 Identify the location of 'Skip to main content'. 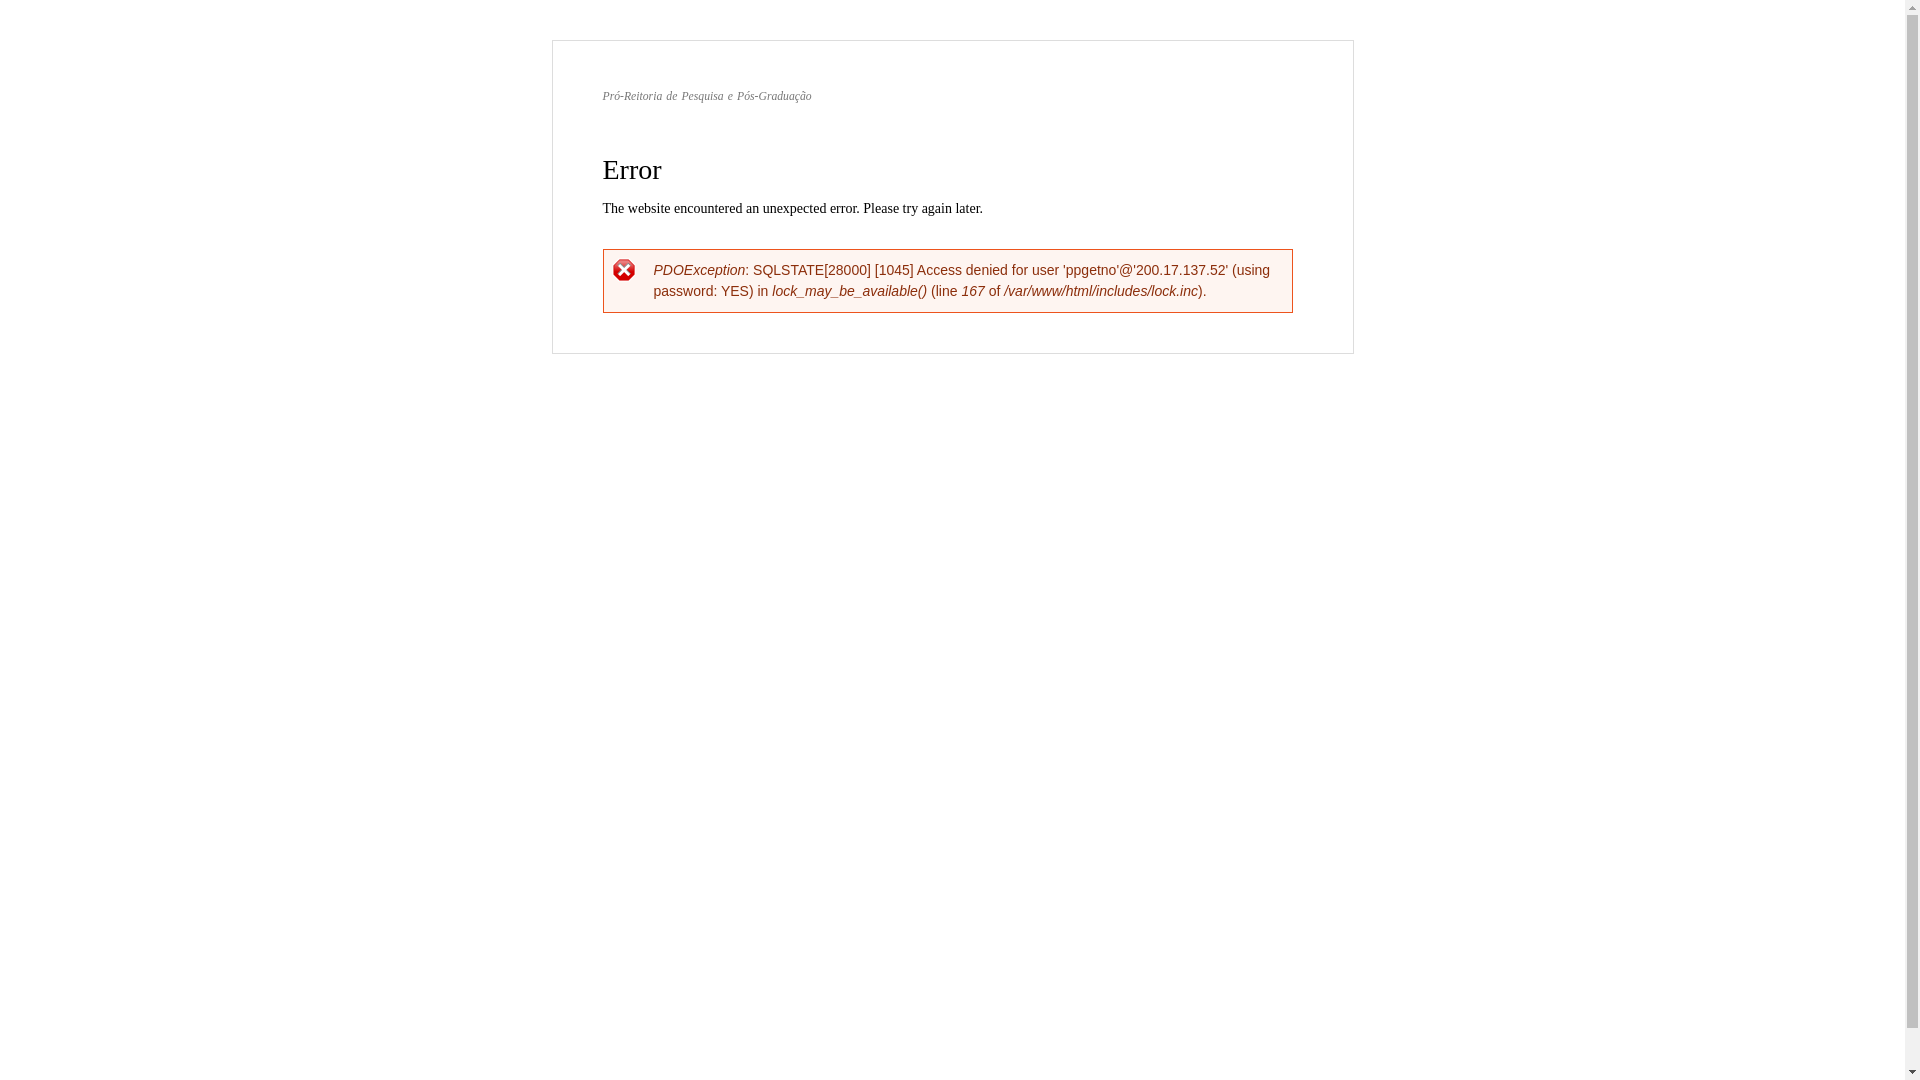
(909, 42).